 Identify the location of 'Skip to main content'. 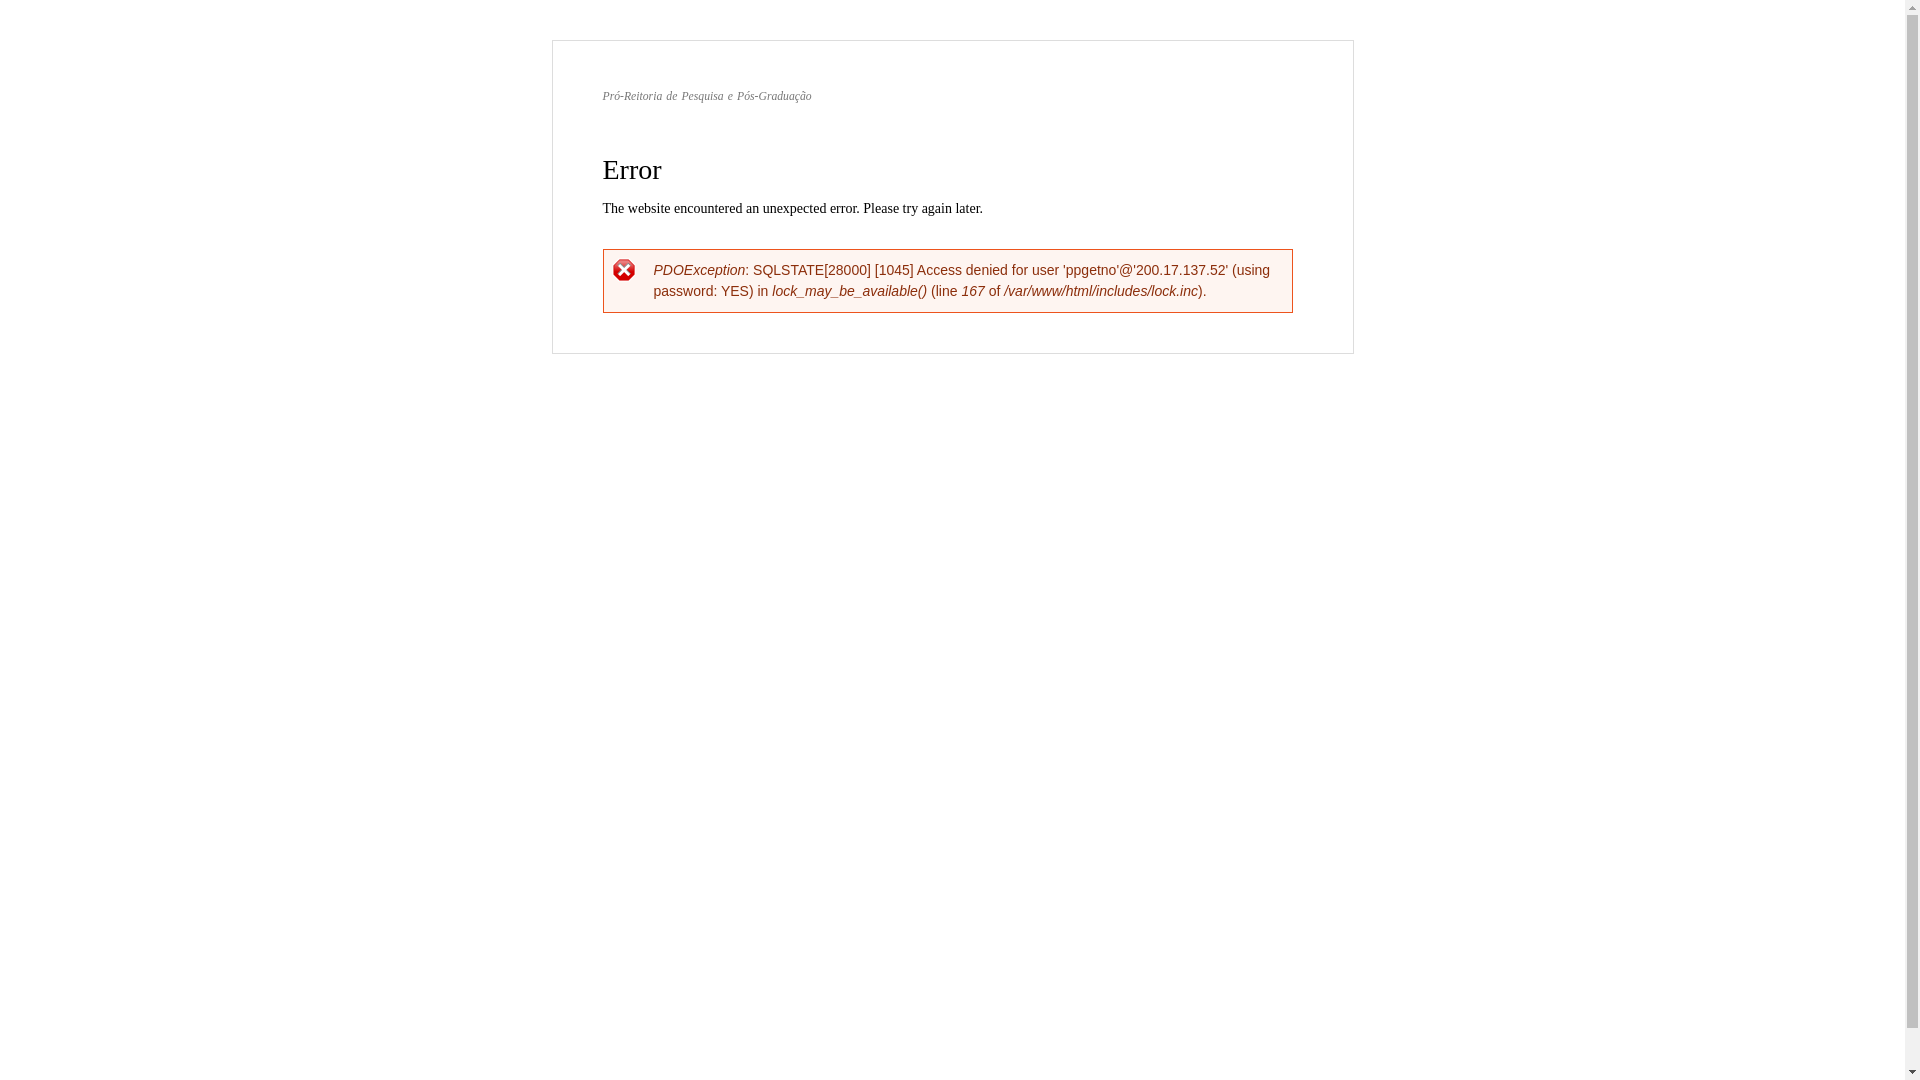
(909, 42).